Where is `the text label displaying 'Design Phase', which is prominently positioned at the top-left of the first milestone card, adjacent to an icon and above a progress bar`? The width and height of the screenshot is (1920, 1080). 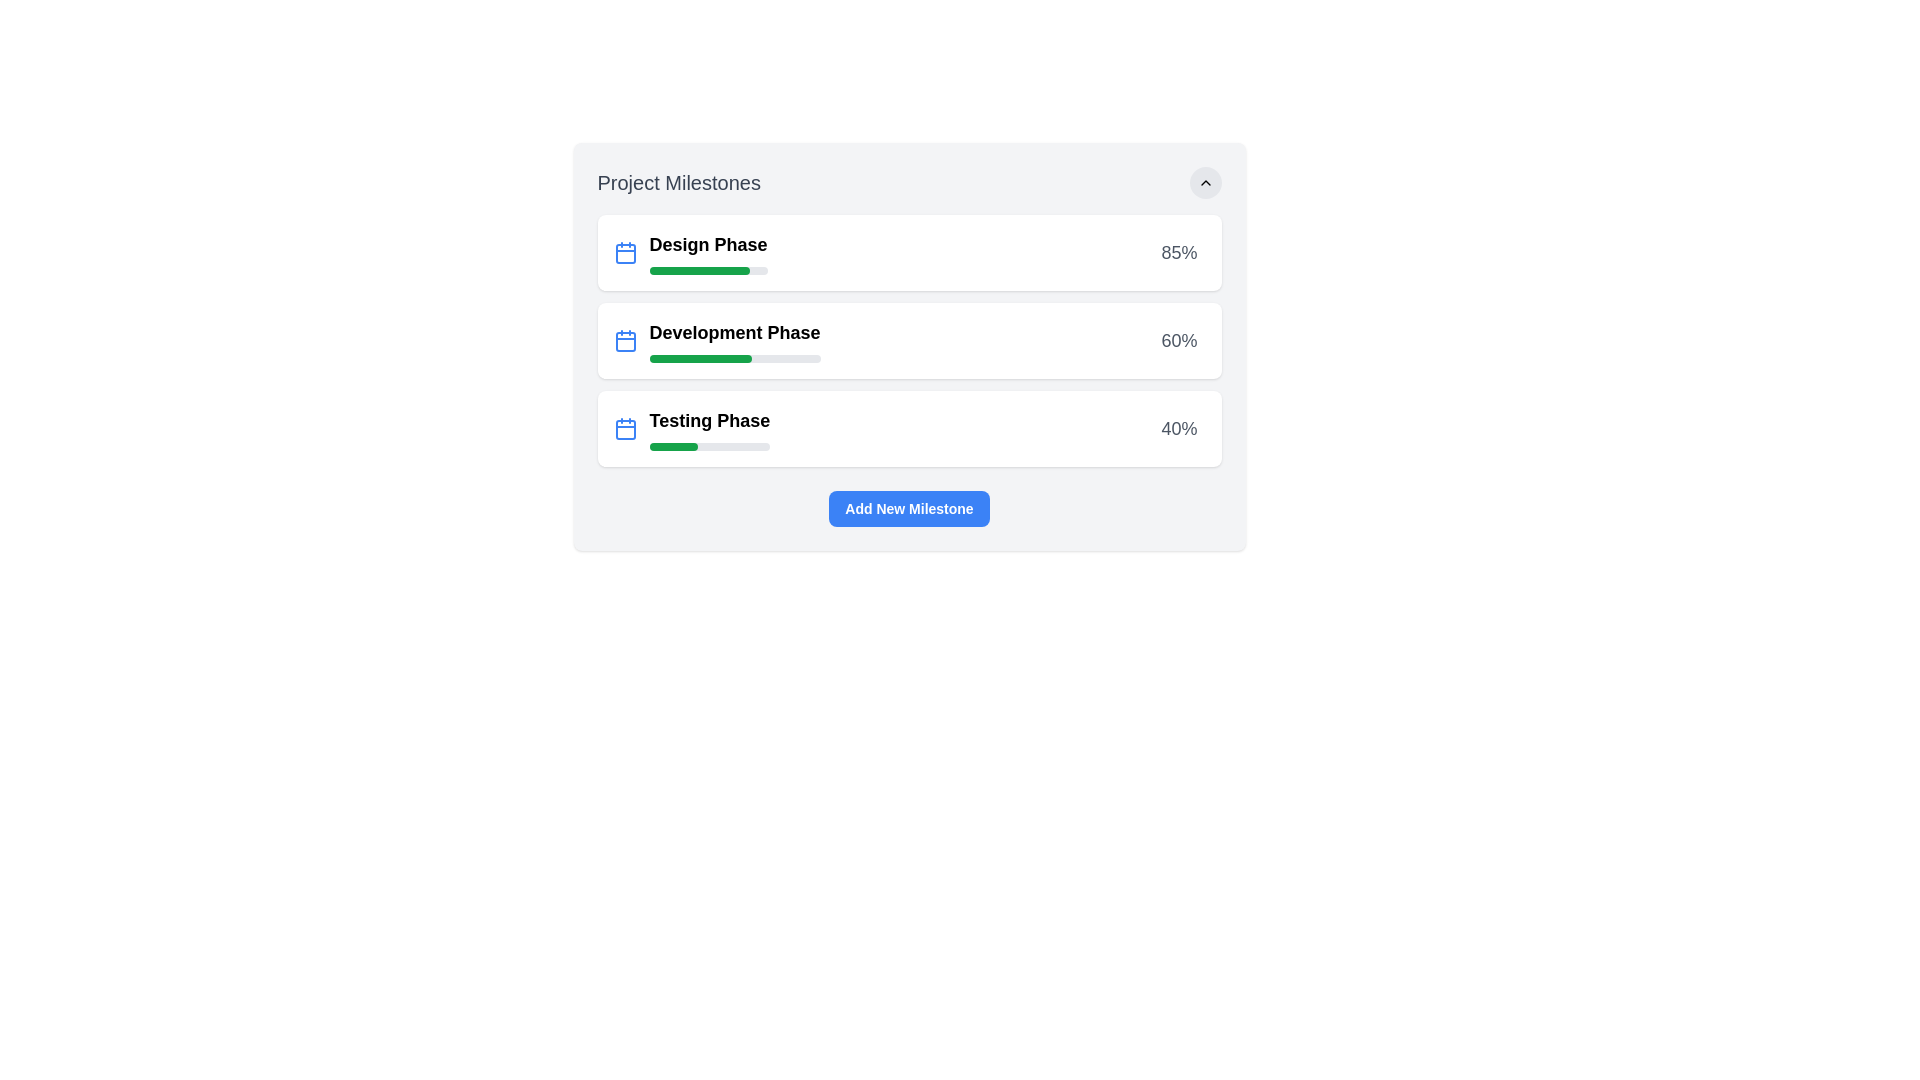 the text label displaying 'Design Phase', which is prominently positioned at the top-left of the first milestone card, adjacent to an icon and above a progress bar is located at coordinates (708, 244).